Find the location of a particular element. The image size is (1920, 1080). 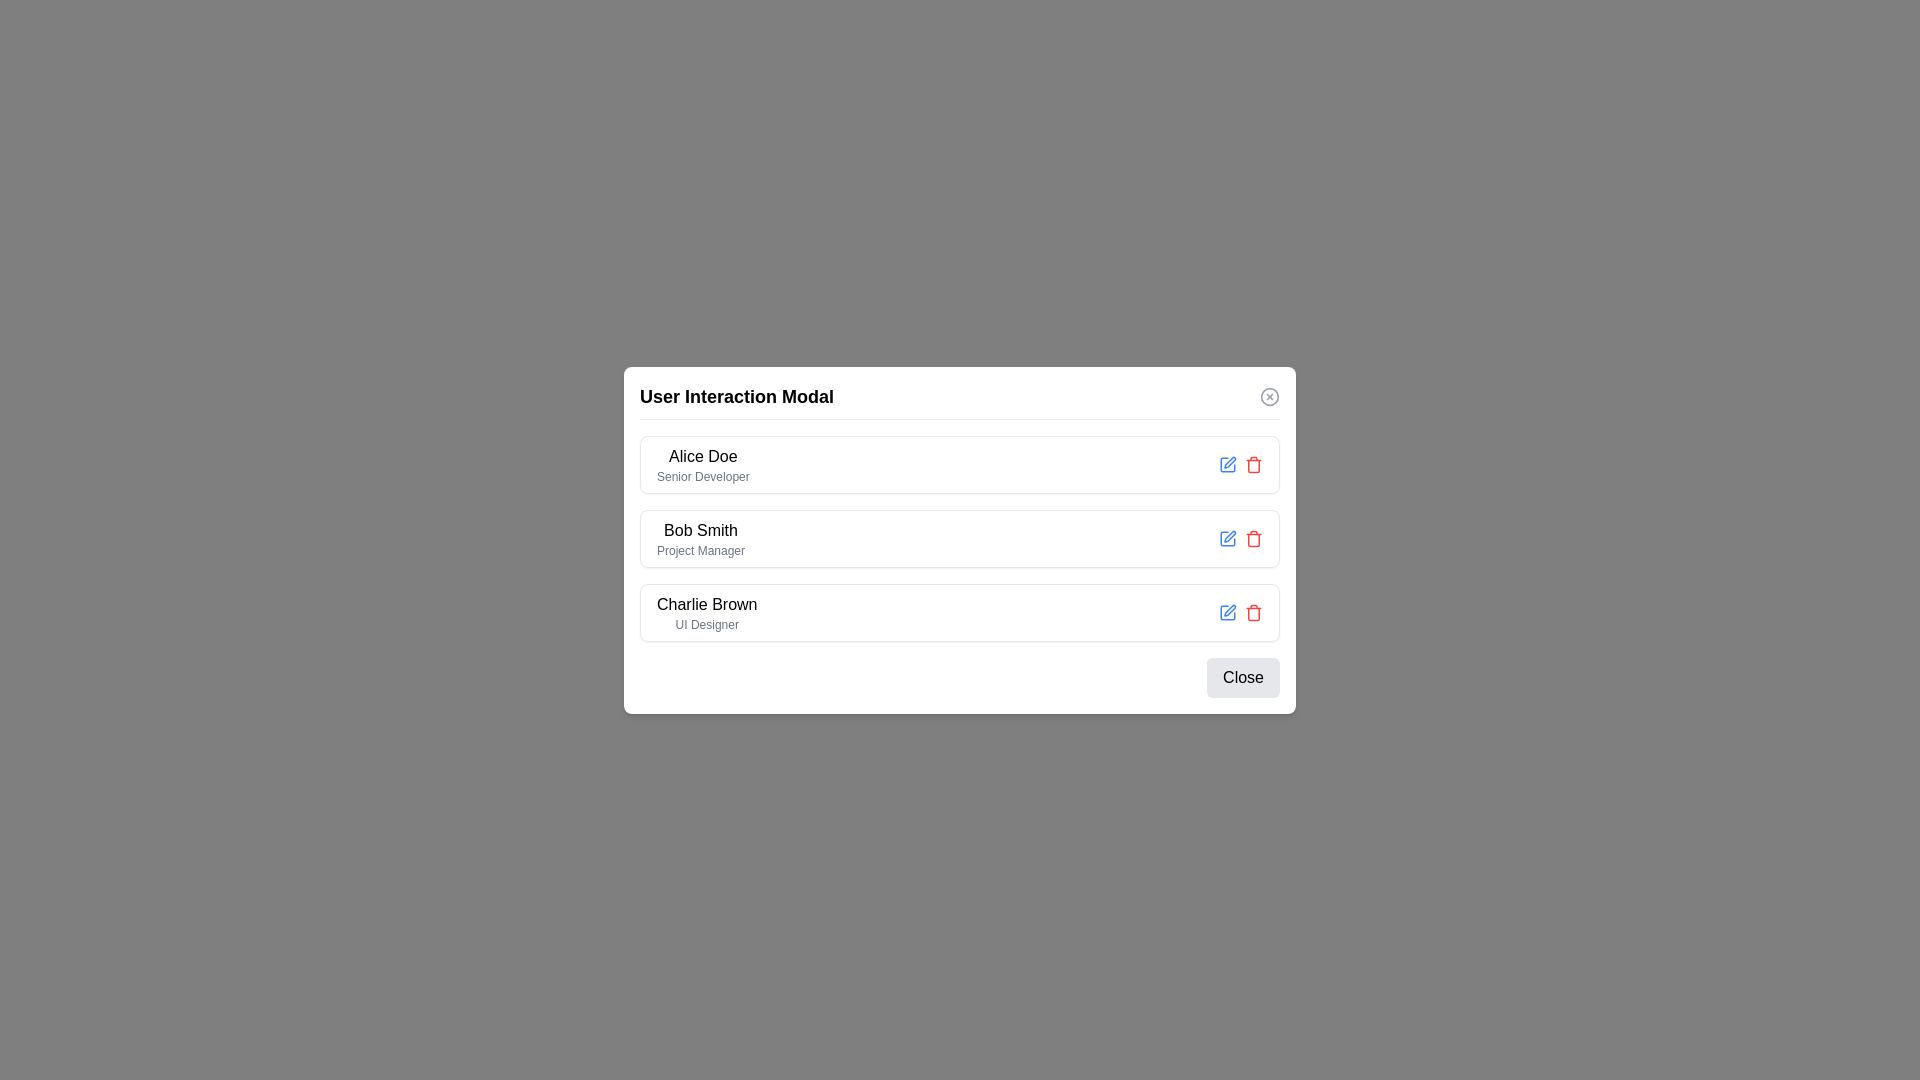

the edit button represented by a pen-shaped icon in the user interaction modal for 'Bob Smith' is located at coordinates (1229, 535).